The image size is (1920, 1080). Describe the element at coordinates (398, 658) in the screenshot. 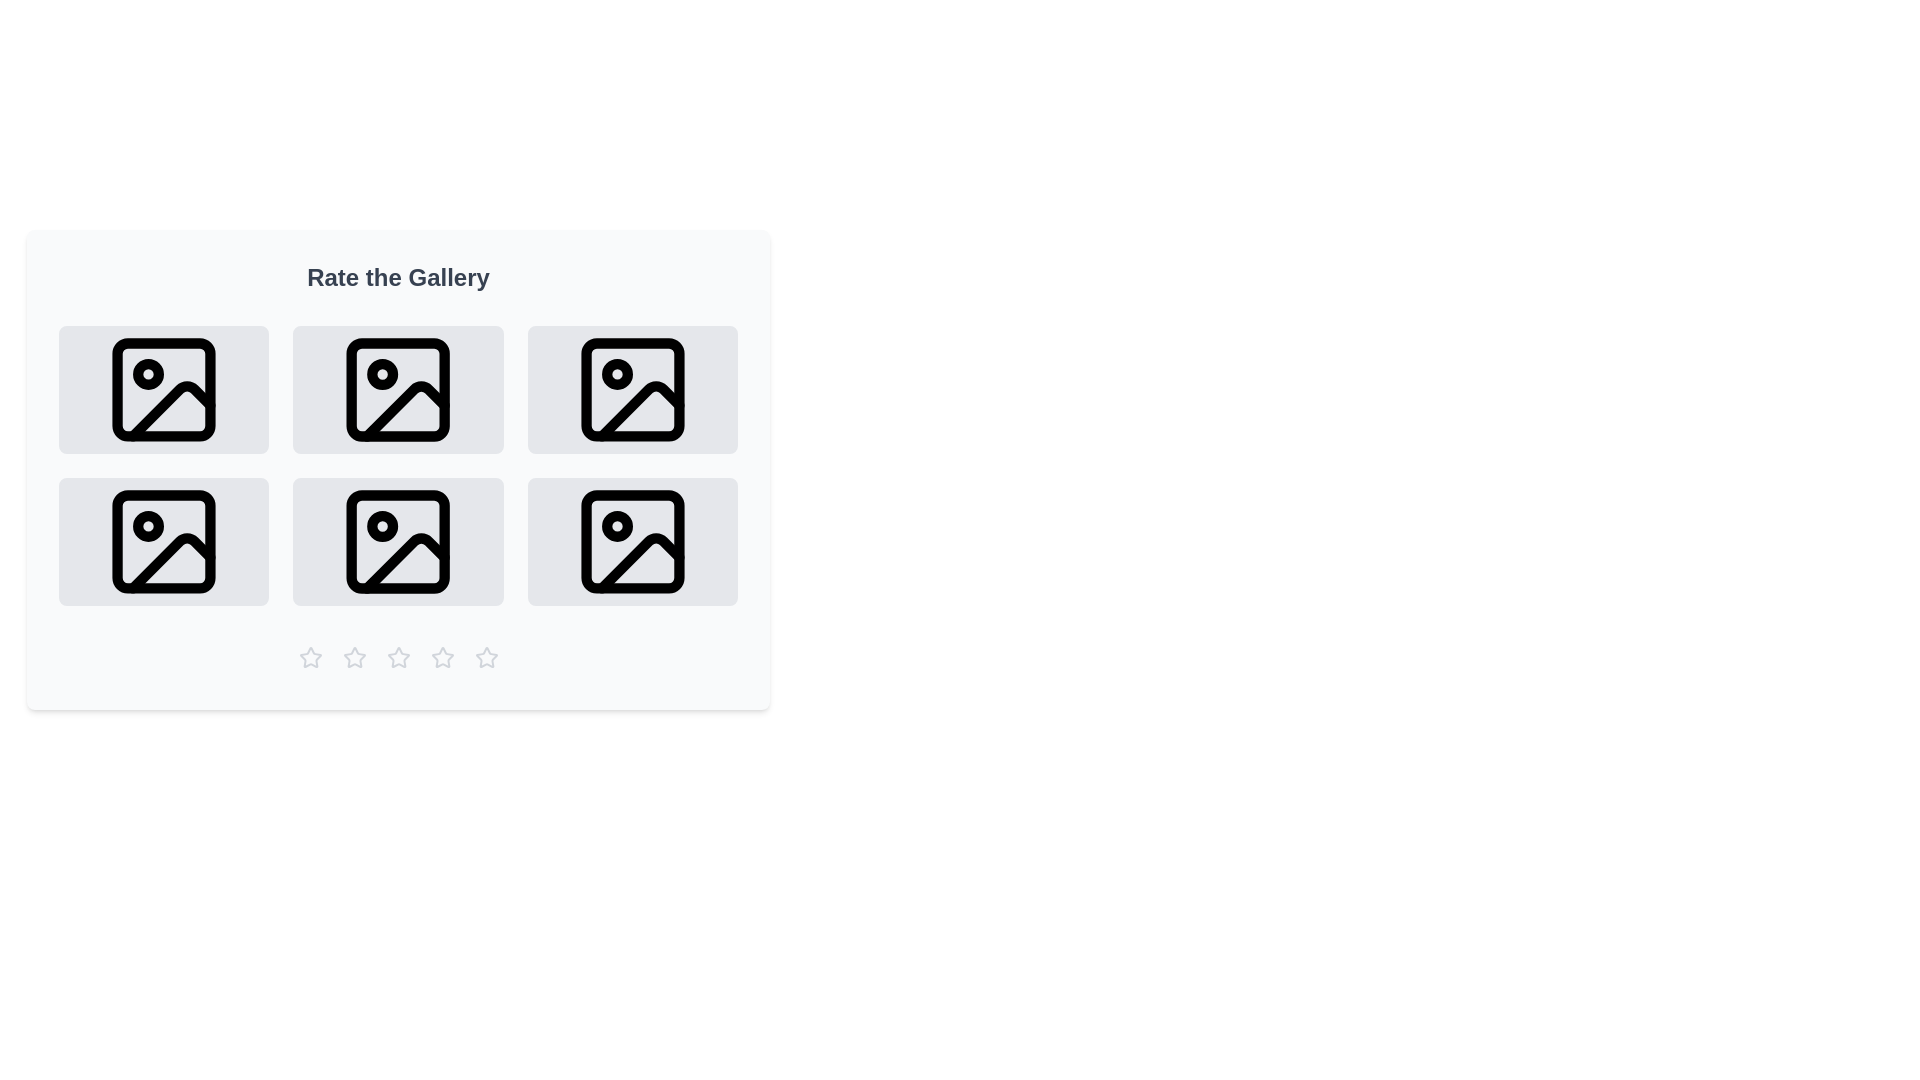

I see `the star rating button corresponding to 3 stars` at that location.